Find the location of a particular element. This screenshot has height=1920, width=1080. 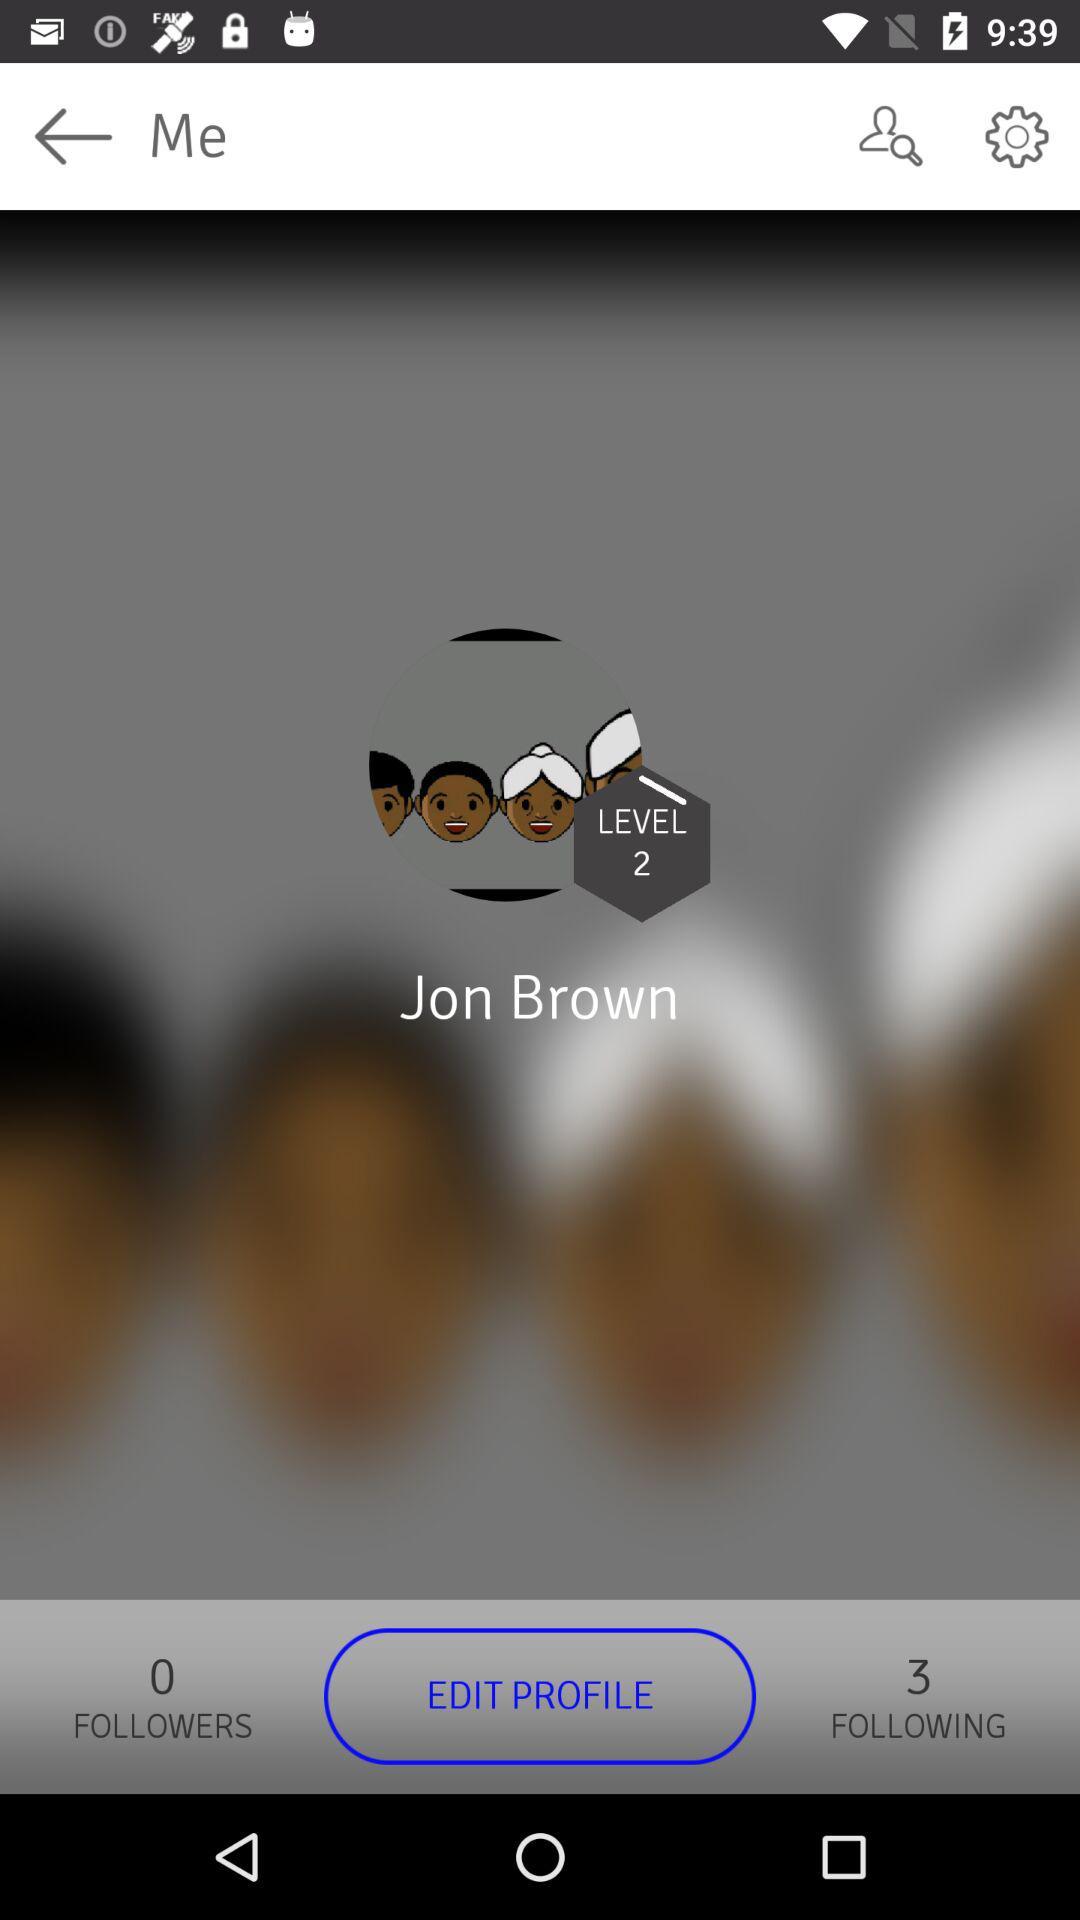

go back is located at coordinates (72, 135).